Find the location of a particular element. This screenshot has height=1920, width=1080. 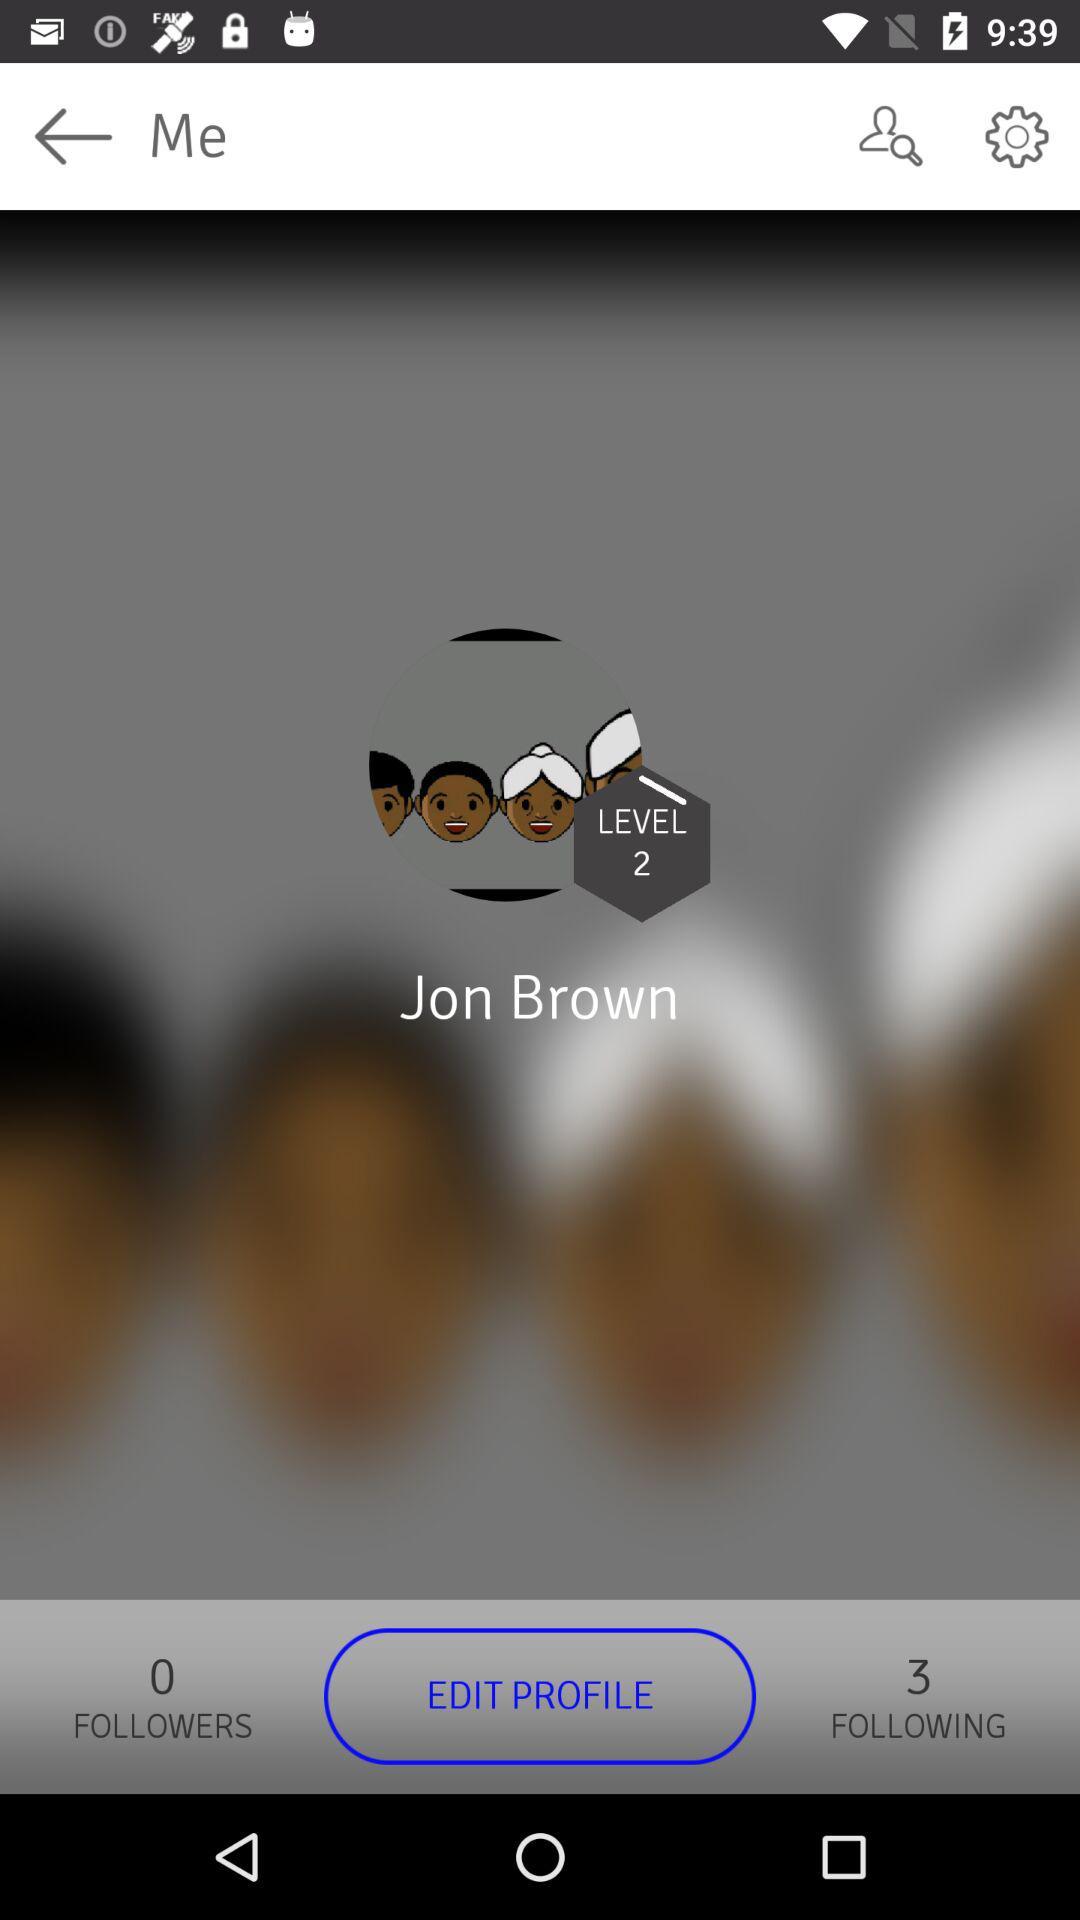

go back is located at coordinates (72, 135).